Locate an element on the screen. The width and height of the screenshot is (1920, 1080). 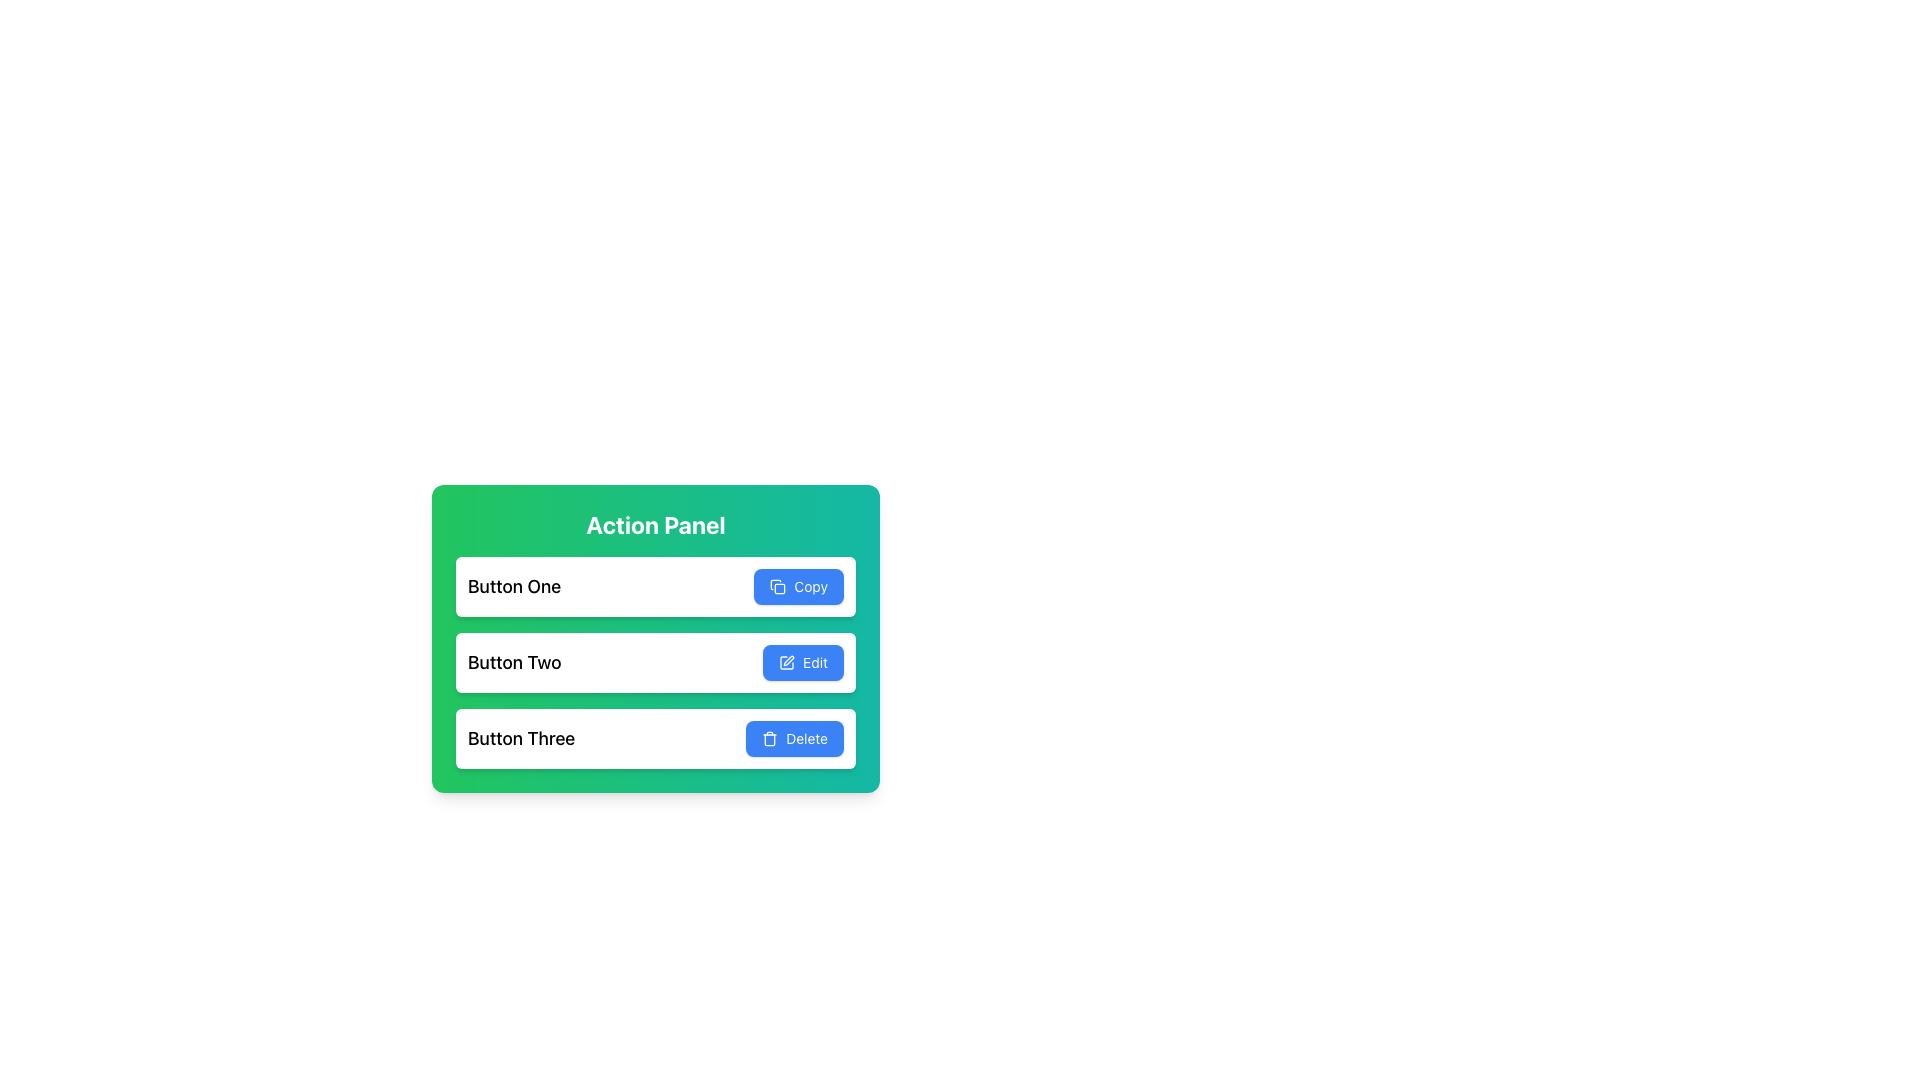
the 'Copy' text label which has a blue background and white text, located within the first button of the 'Action Panel', situated to the right of the document icon is located at coordinates (811, 585).